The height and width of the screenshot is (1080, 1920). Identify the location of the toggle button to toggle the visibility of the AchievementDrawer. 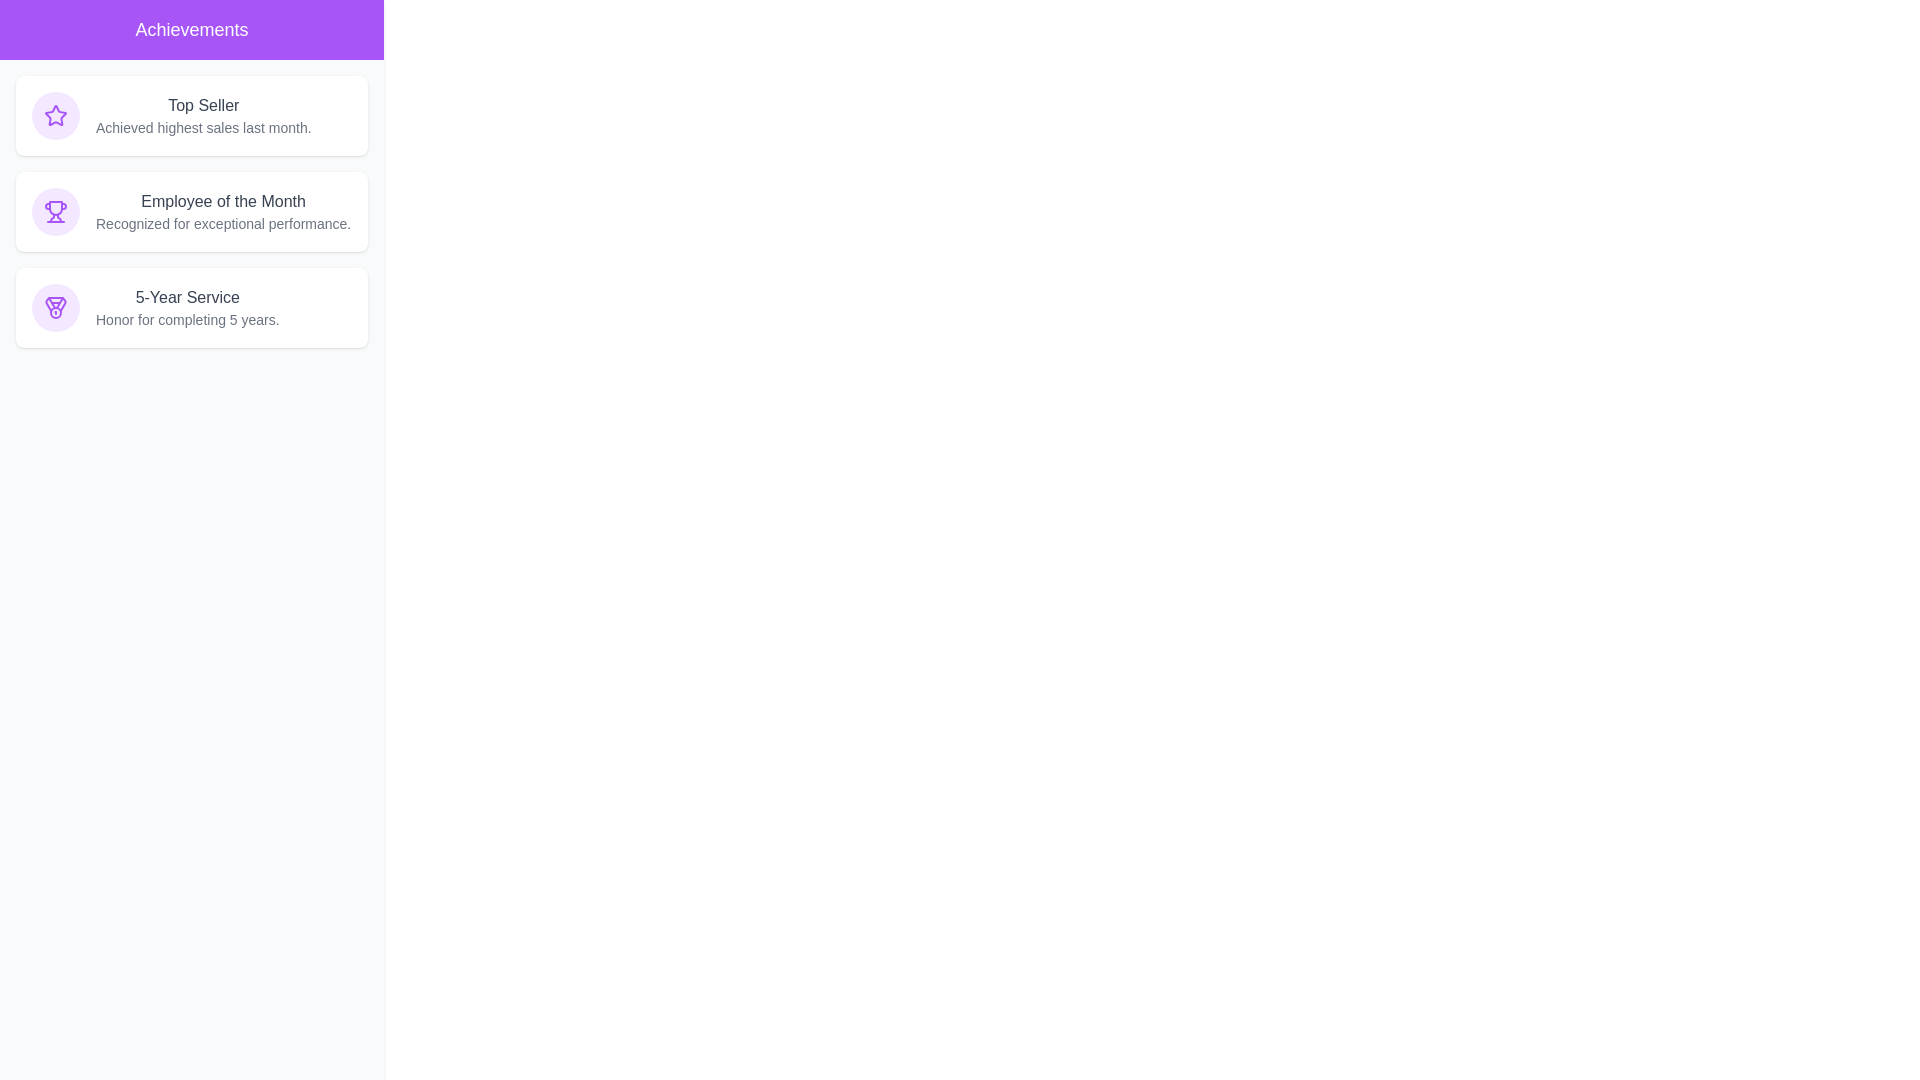
(39, 39).